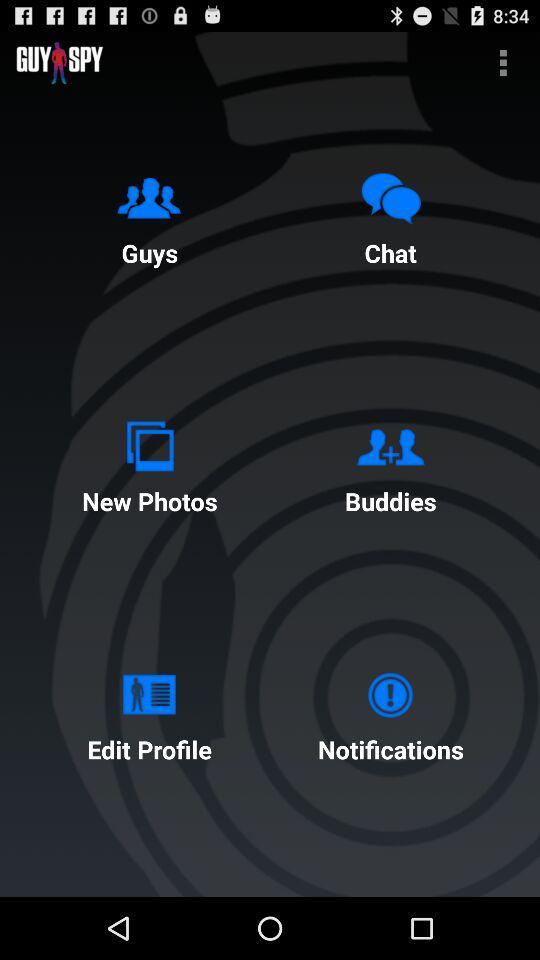 The image size is (540, 960). What do you see at coordinates (148, 463) in the screenshot?
I see `the button next to the buddies icon` at bounding box center [148, 463].